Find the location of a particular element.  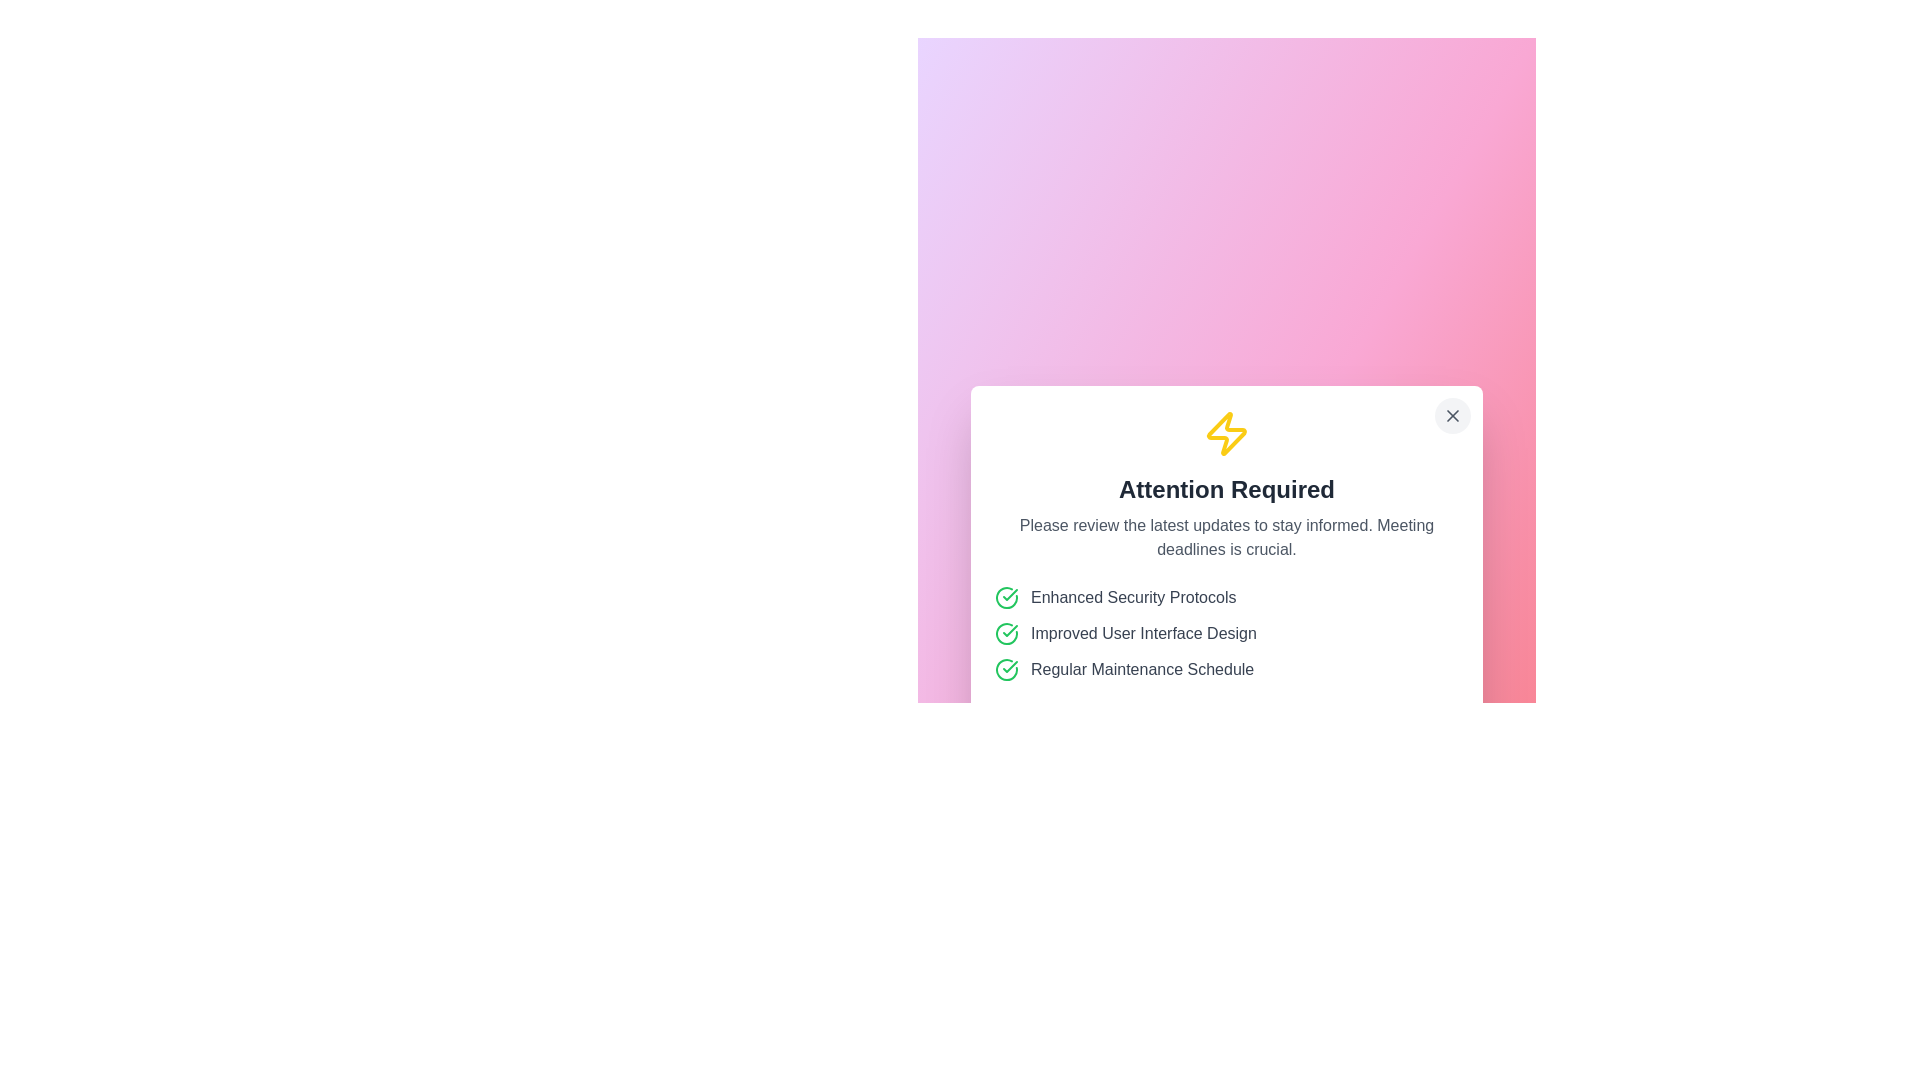

the paragraph of text styled in a smaller, gray font that reads 'Please review the latest updates to stay informed. Meeting deadlines is crucial.' located below the main header 'Attention Required.' is located at coordinates (1226, 536).